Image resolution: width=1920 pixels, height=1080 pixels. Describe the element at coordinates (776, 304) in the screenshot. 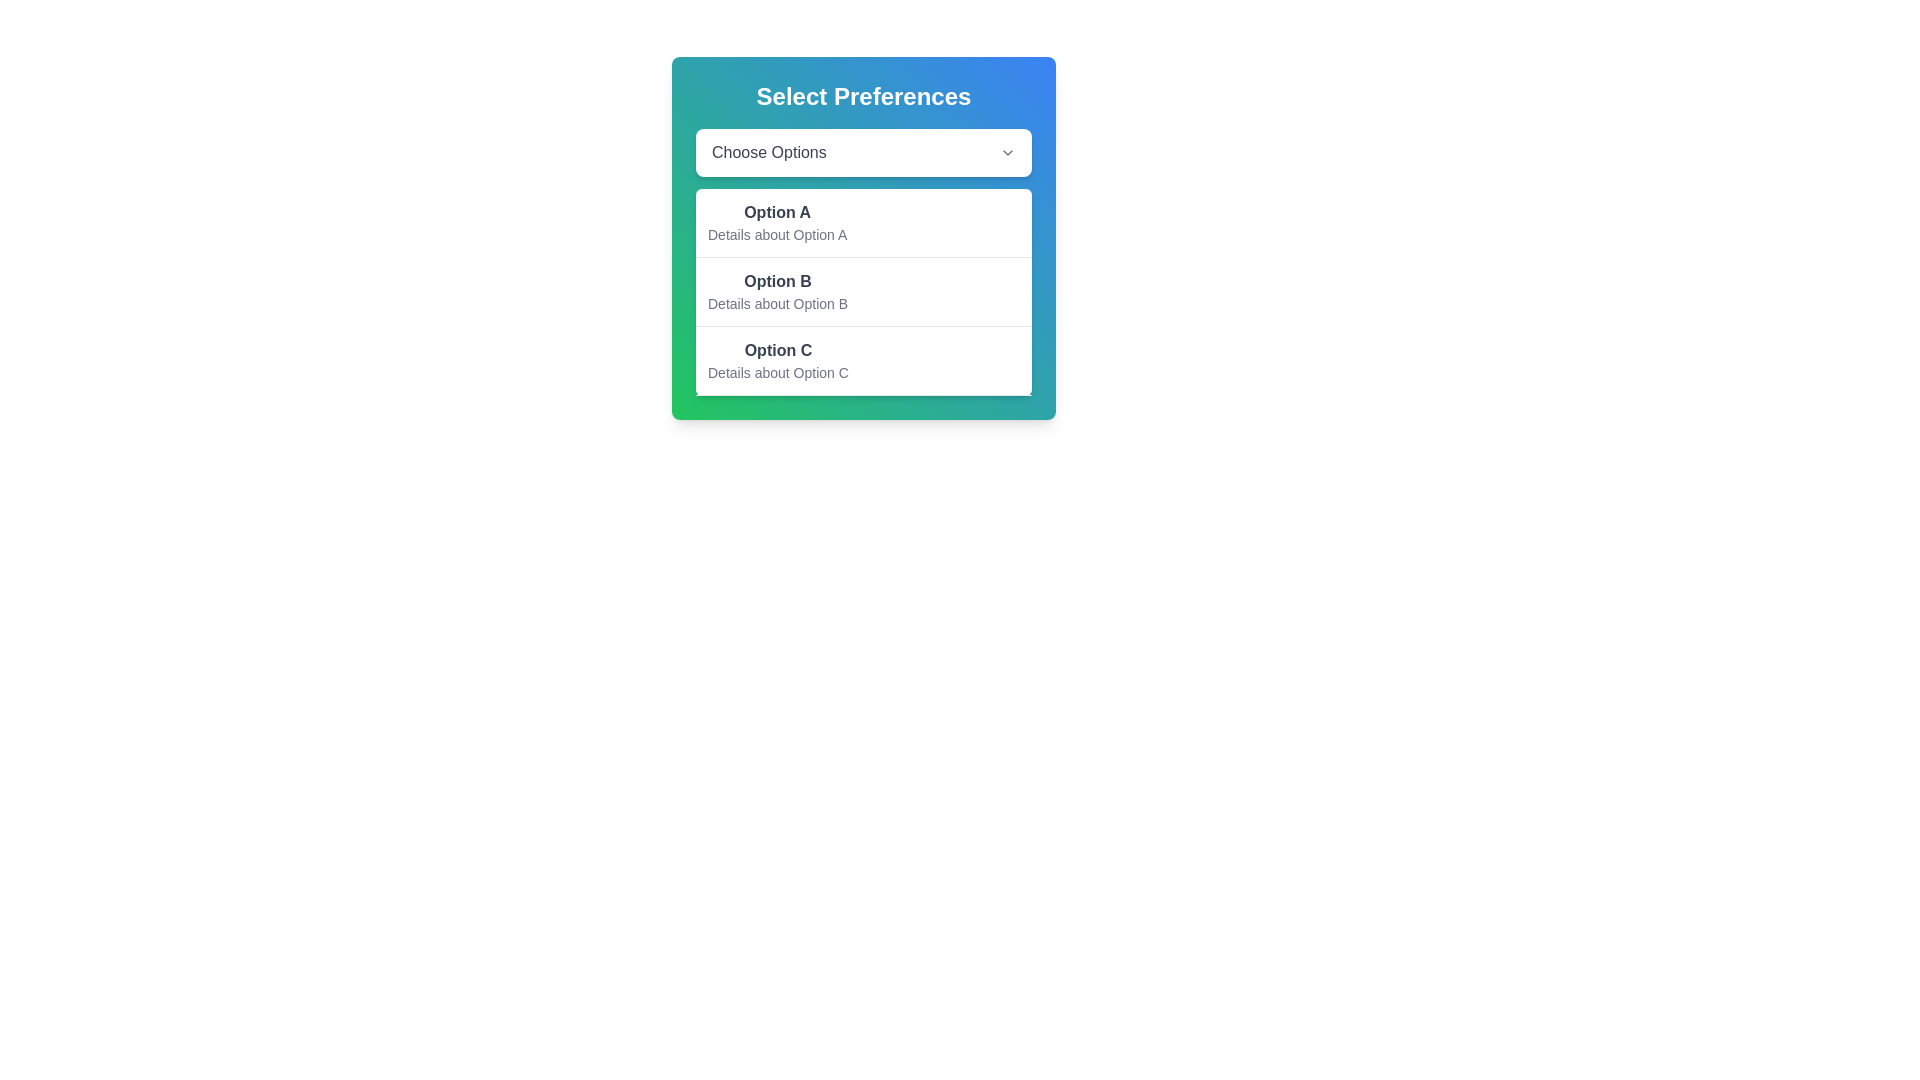

I see `the text label displaying 'Details about Option B', which is positioned directly below the bold title 'Option B' within the option selection block` at that location.